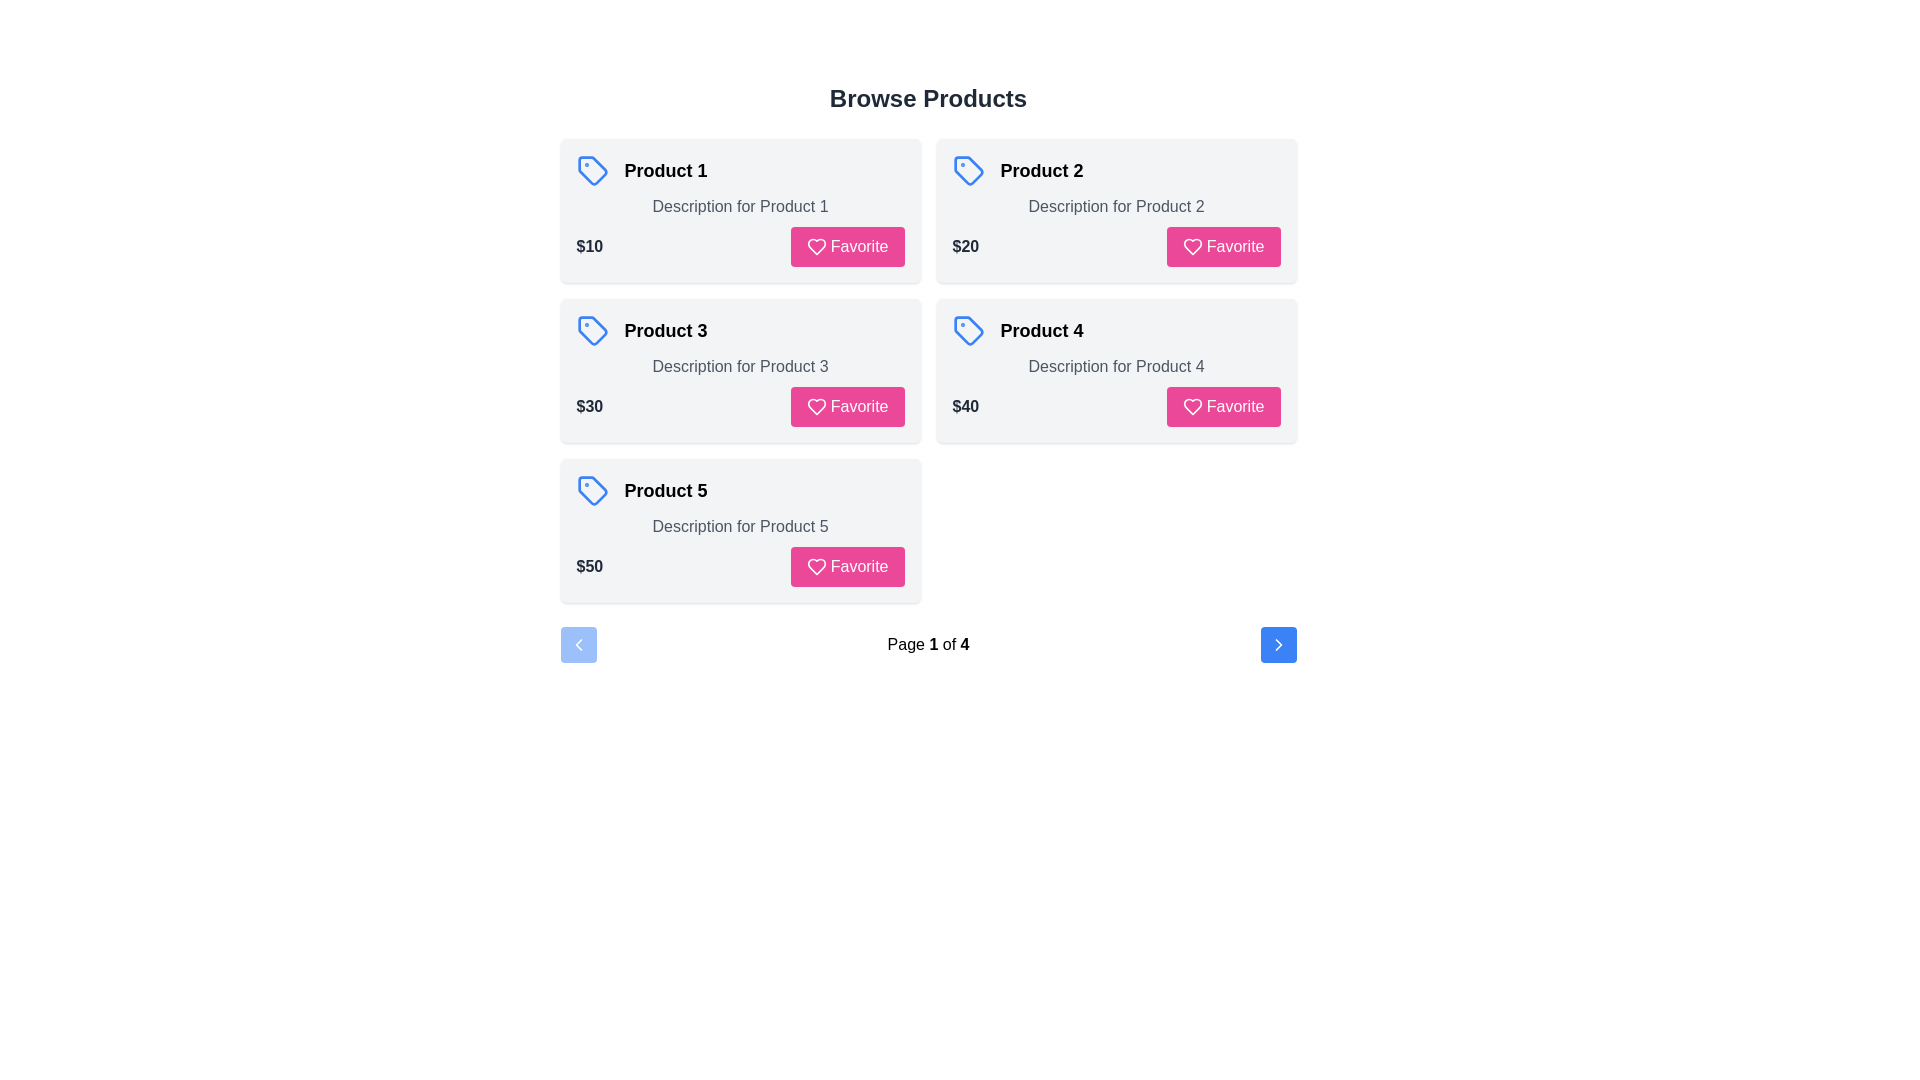 The image size is (1920, 1080). Describe the element at coordinates (847, 406) in the screenshot. I see `the pink 'Favorite' button with a white heart icon located in the bottom-right corner of 'Product 3' card` at that location.